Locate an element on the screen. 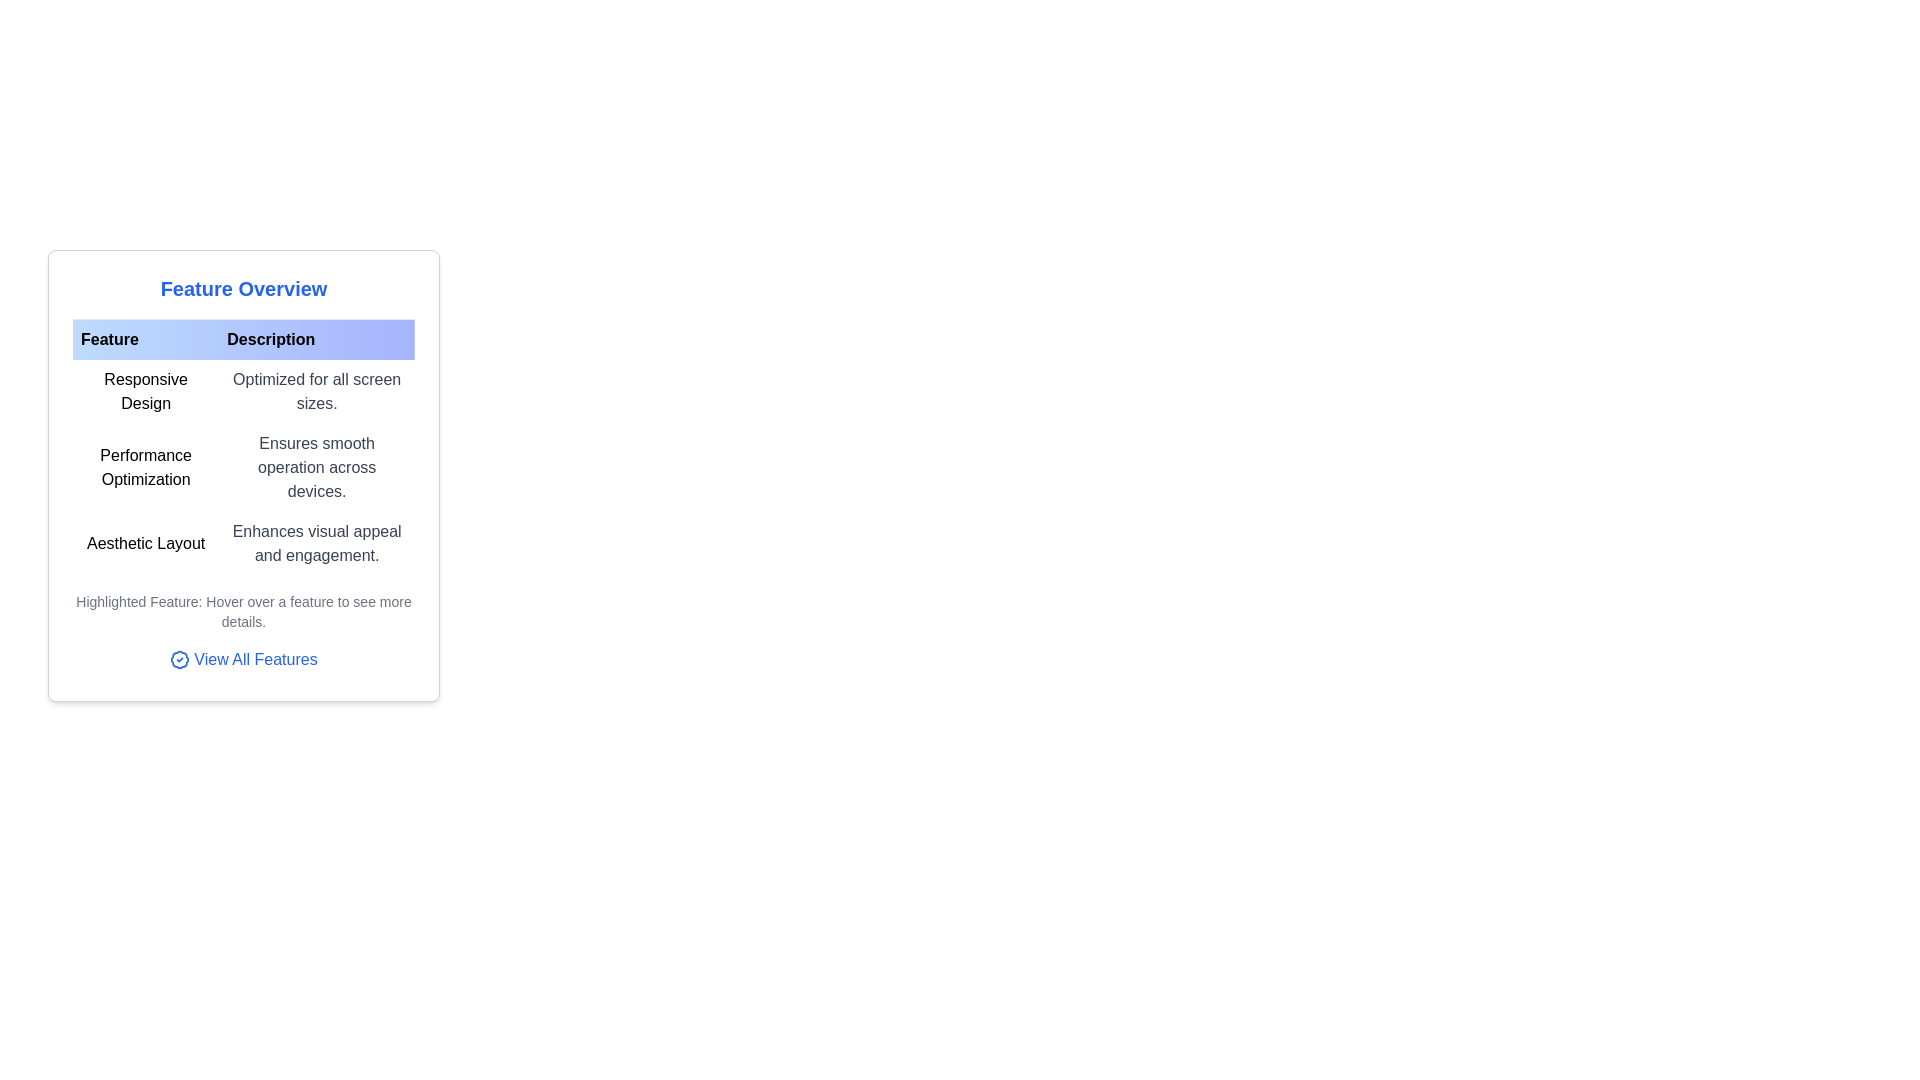 The image size is (1920, 1080). the 'View All Features' text link with icon, which is styled with blue text and an underline, located at the bottom of a content card is located at coordinates (243, 662).